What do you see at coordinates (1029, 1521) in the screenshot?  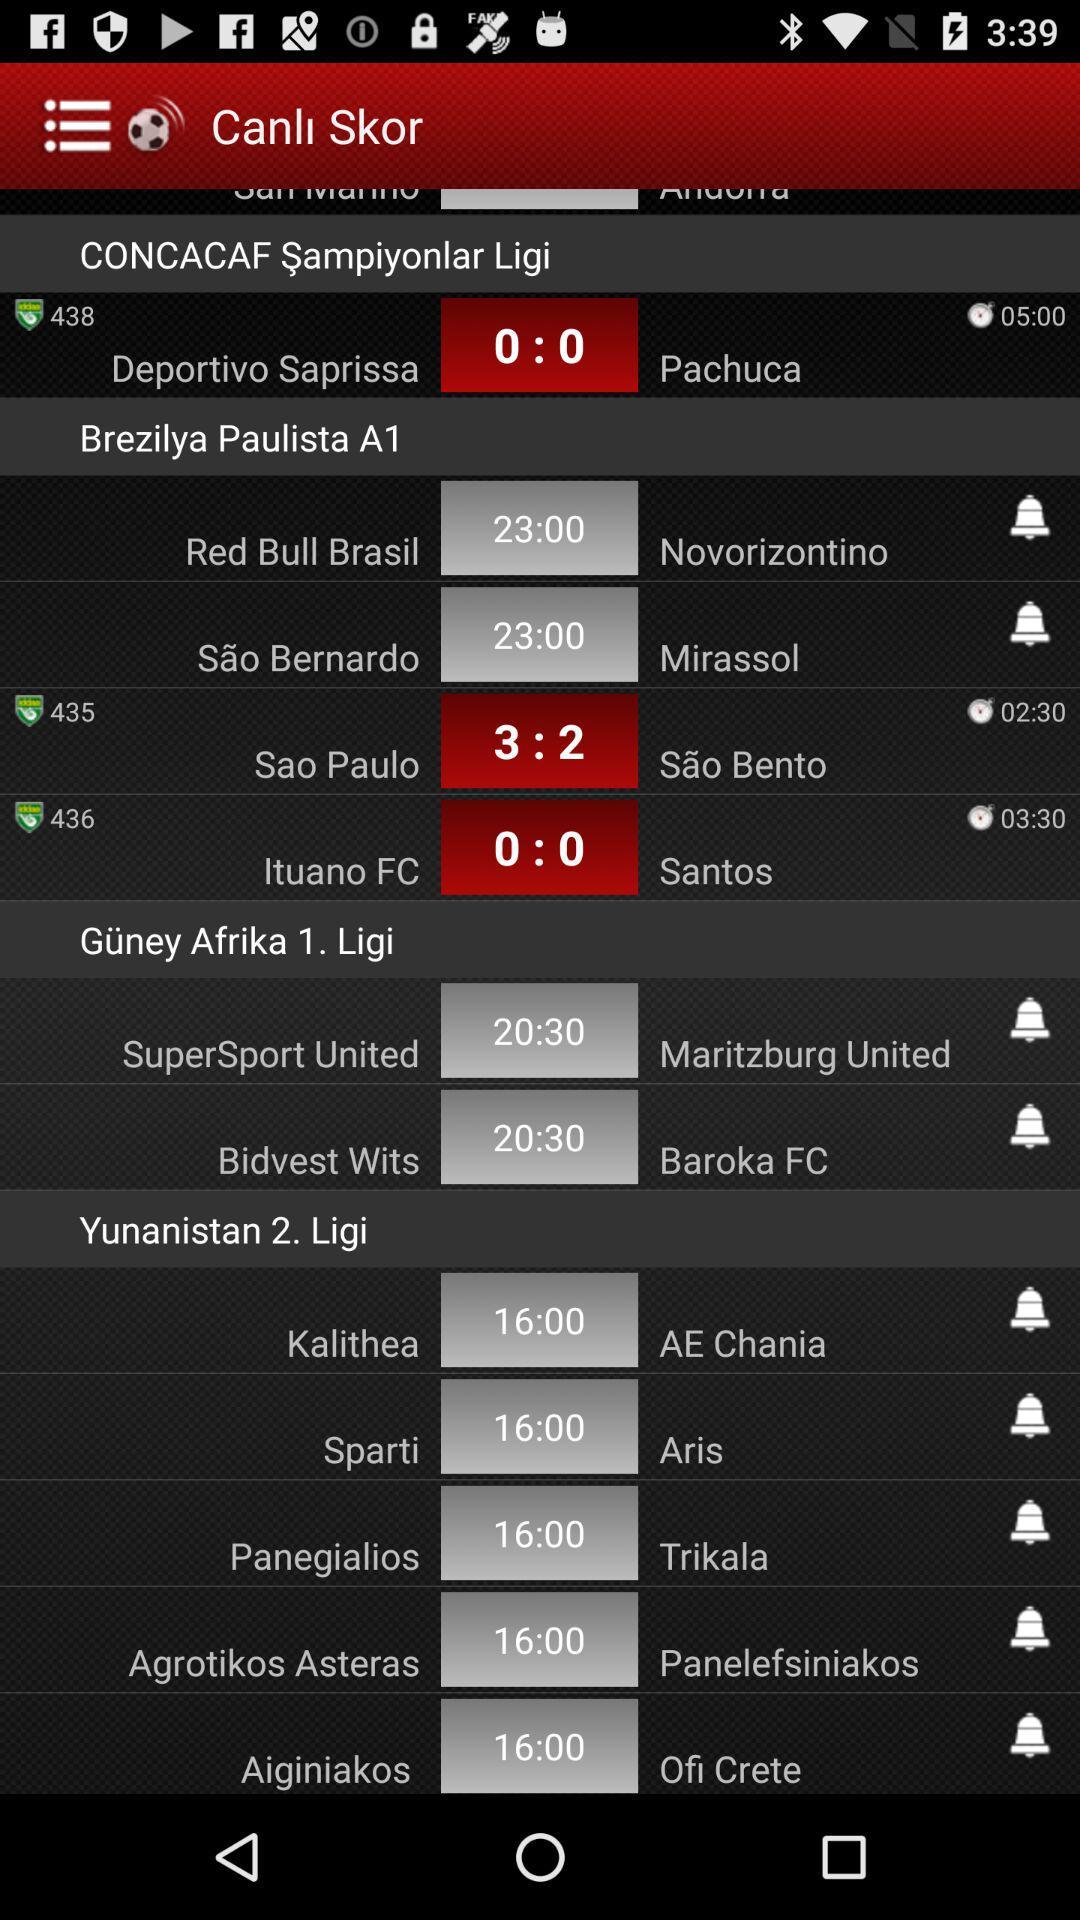 I see `notify on match` at bounding box center [1029, 1521].